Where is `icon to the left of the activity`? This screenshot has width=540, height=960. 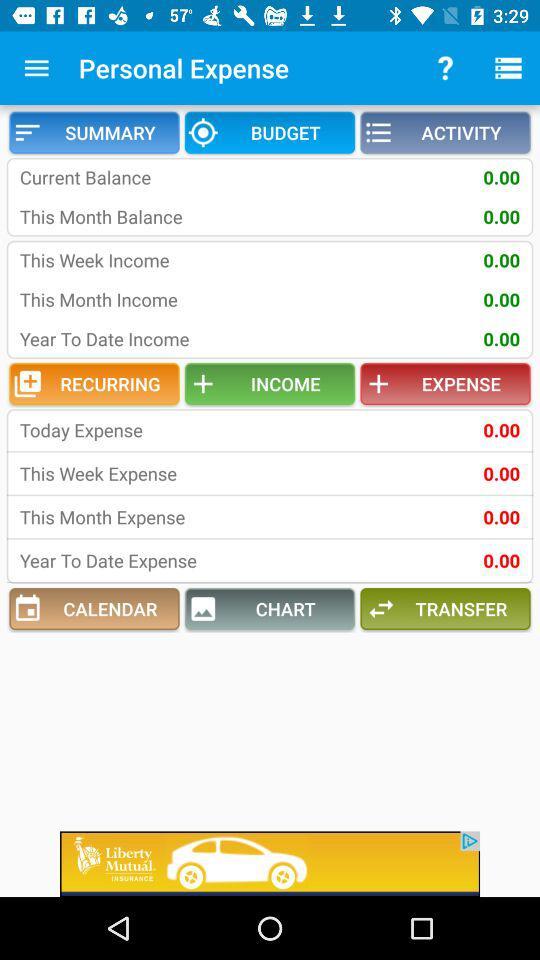
icon to the left of the activity is located at coordinates (270, 131).